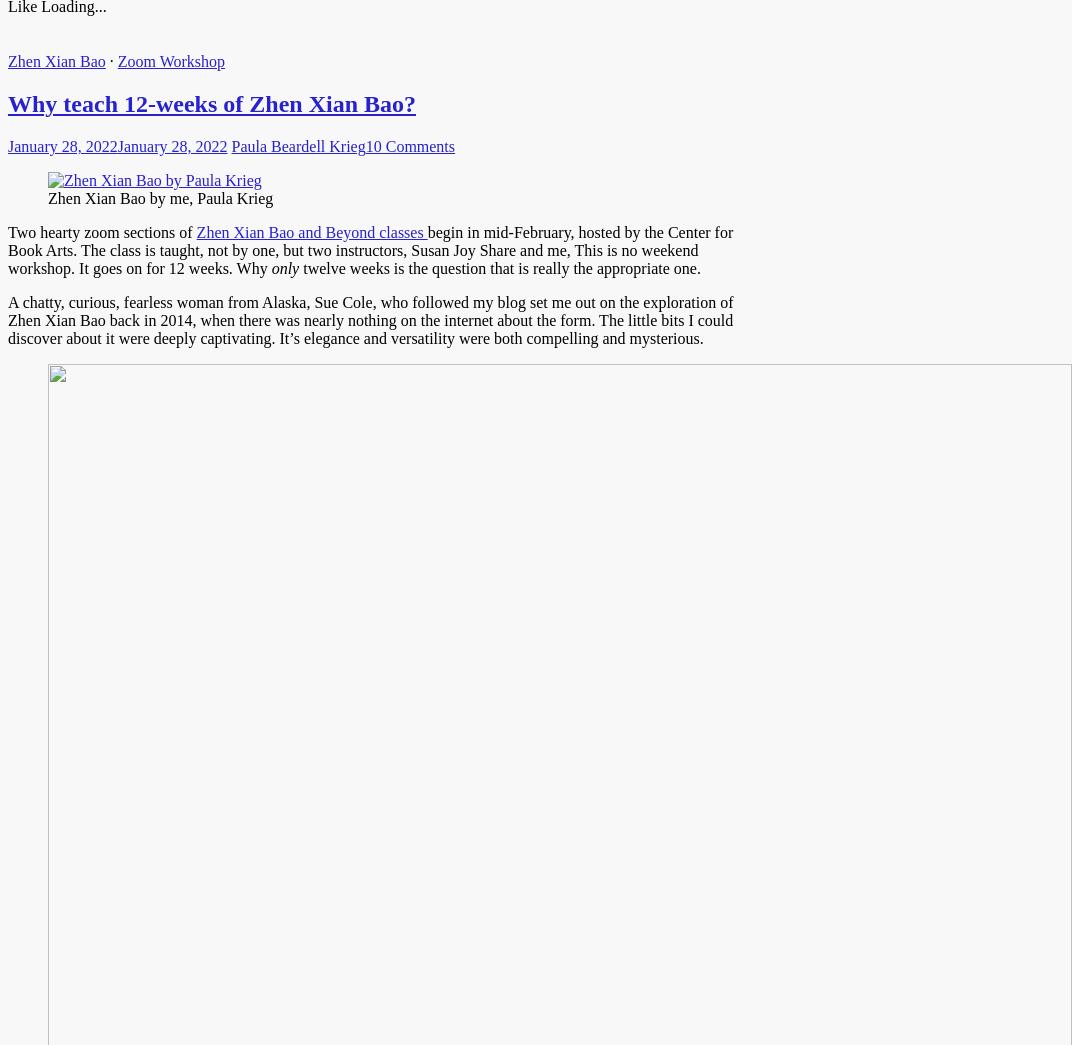  What do you see at coordinates (409, 145) in the screenshot?
I see `'10 Comments'` at bounding box center [409, 145].